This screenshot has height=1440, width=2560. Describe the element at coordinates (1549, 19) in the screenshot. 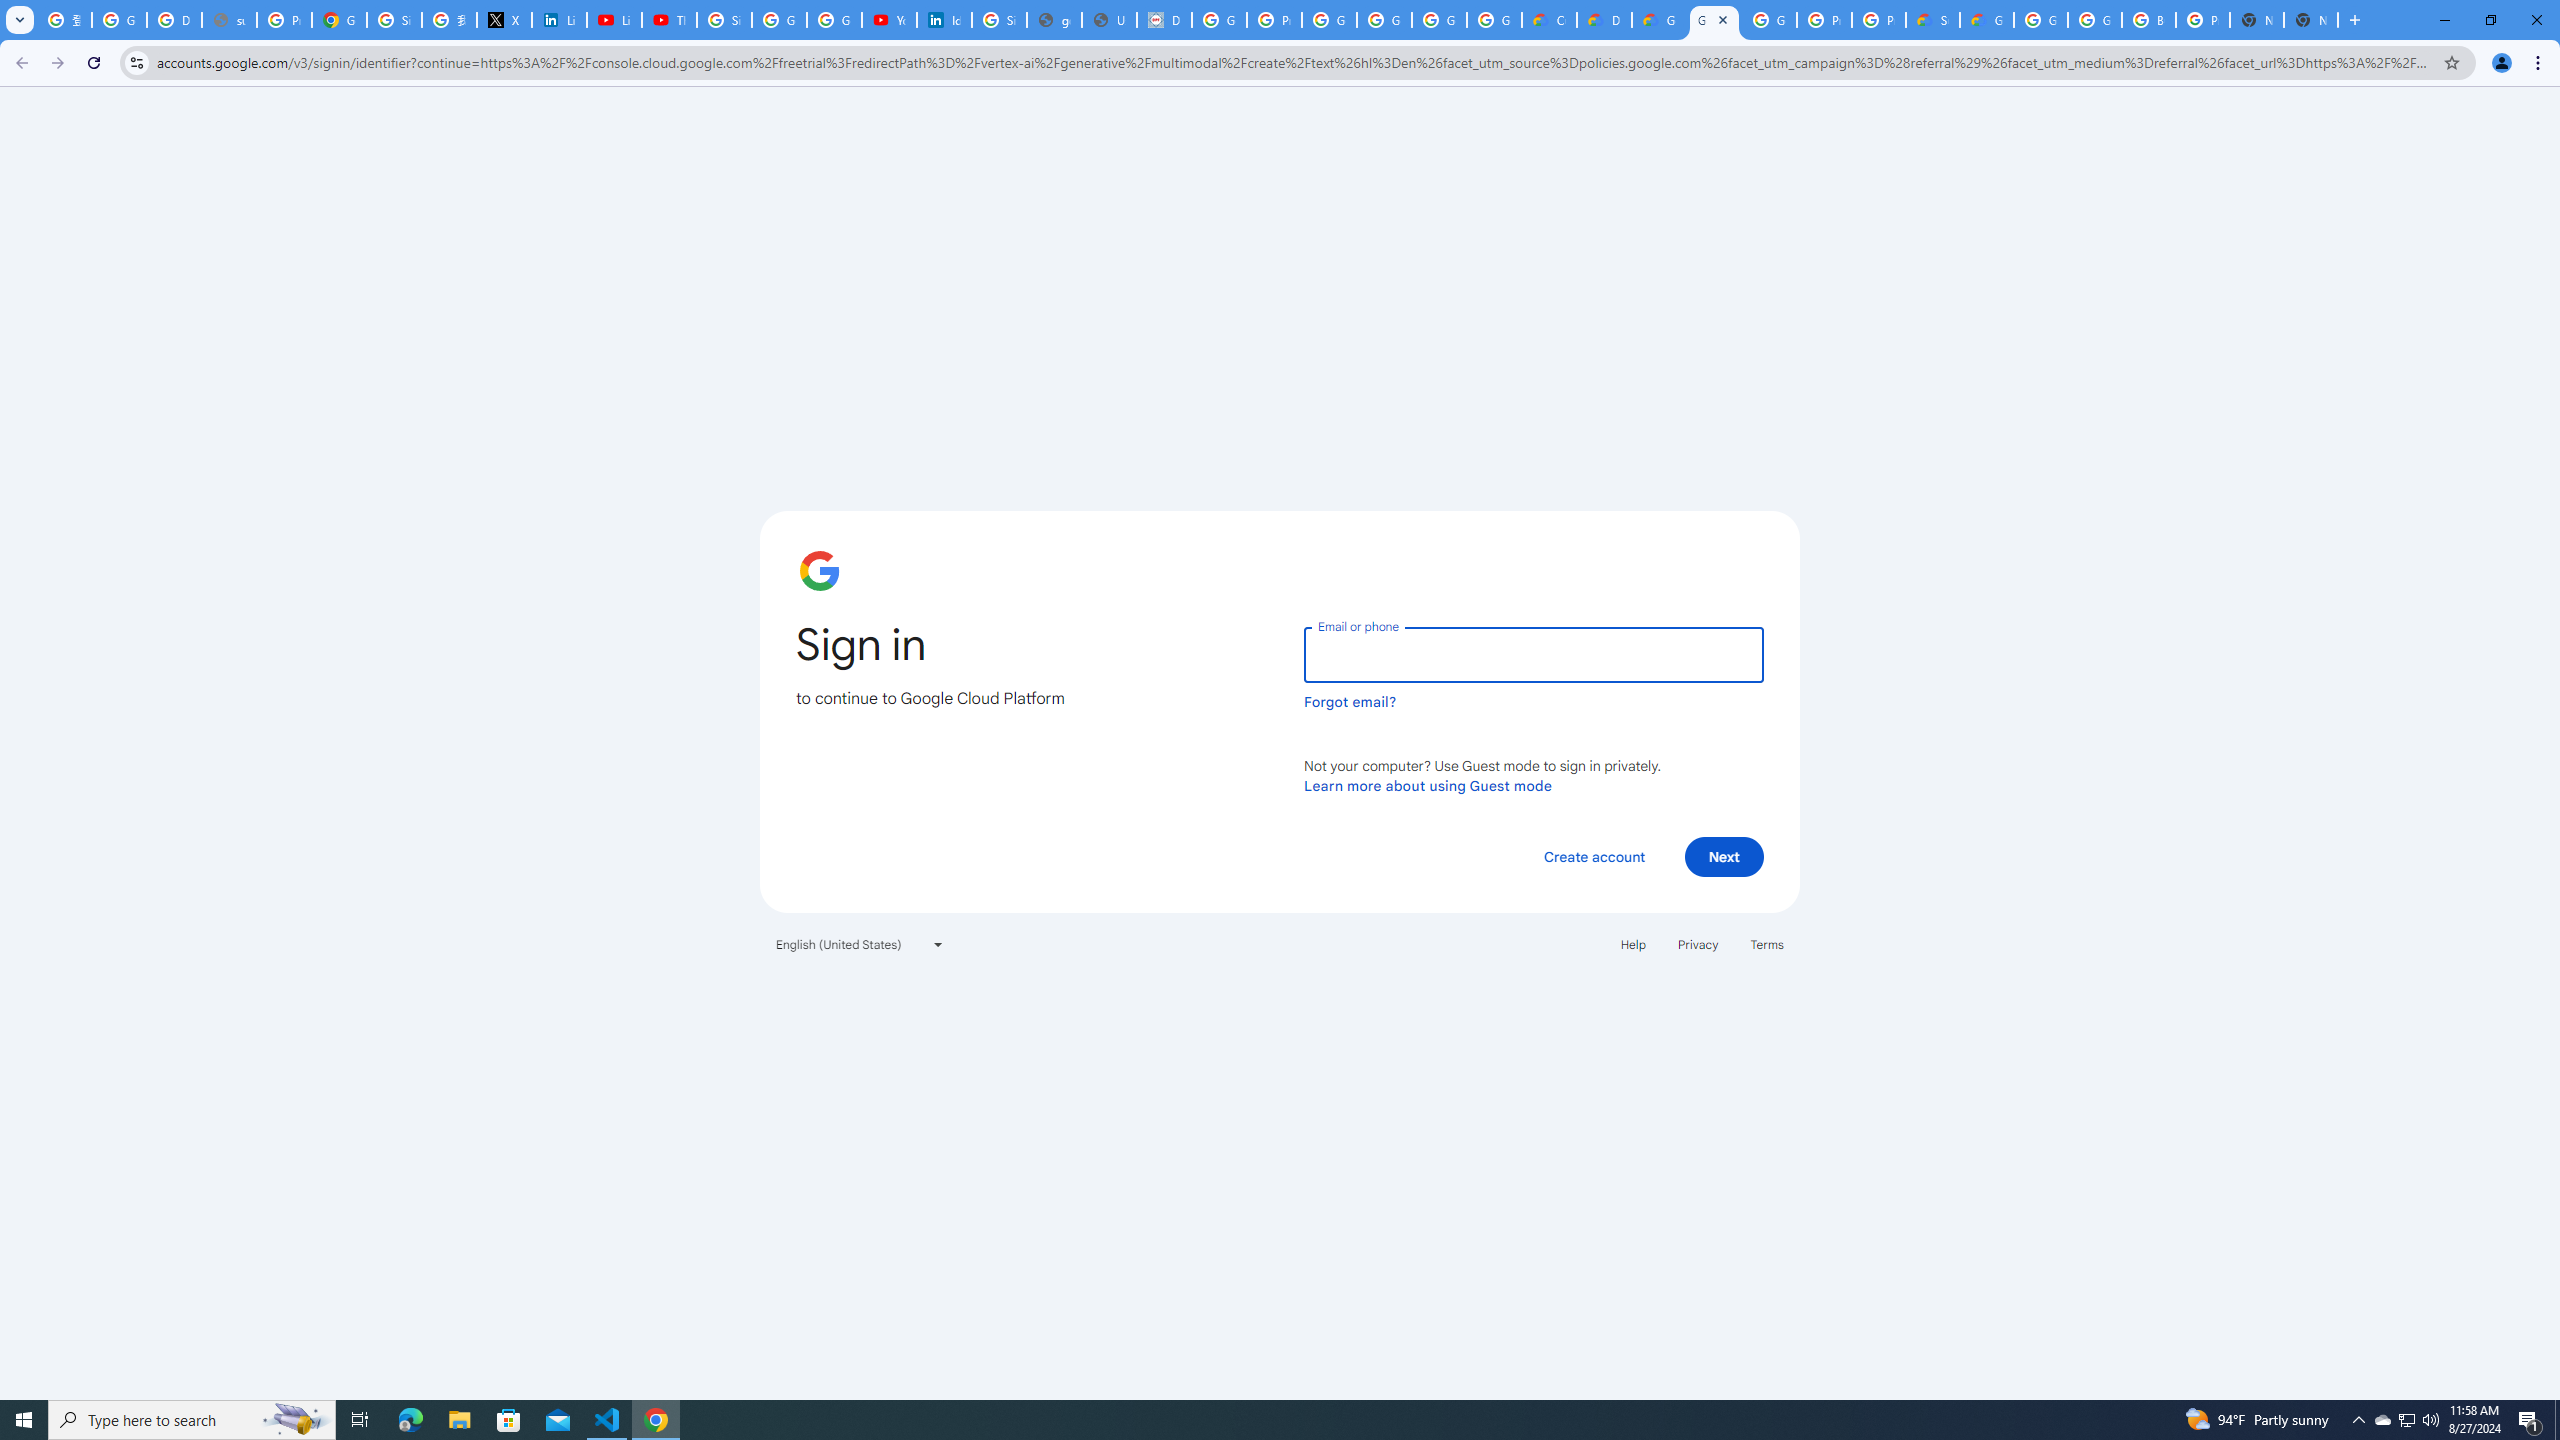

I see `'Customer Care | Google Cloud'` at that location.